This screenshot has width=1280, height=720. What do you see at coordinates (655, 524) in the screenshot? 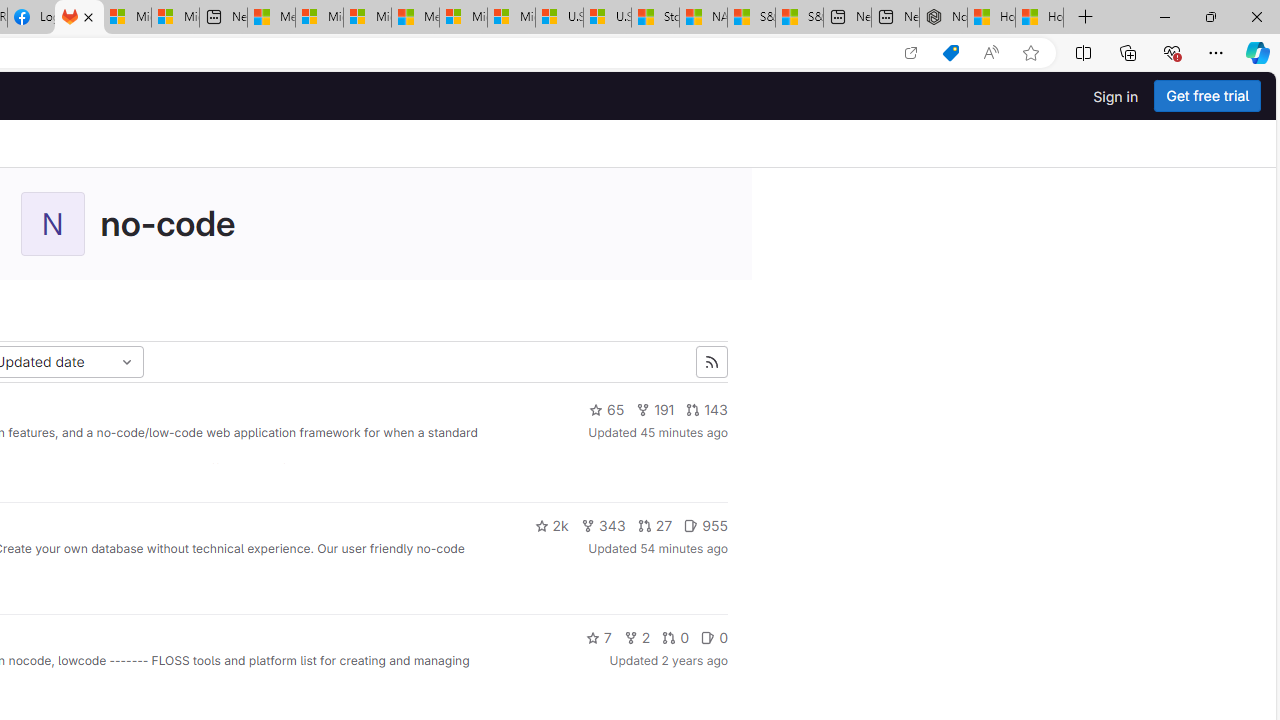
I see `'27'` at bounding box center [655, 524].